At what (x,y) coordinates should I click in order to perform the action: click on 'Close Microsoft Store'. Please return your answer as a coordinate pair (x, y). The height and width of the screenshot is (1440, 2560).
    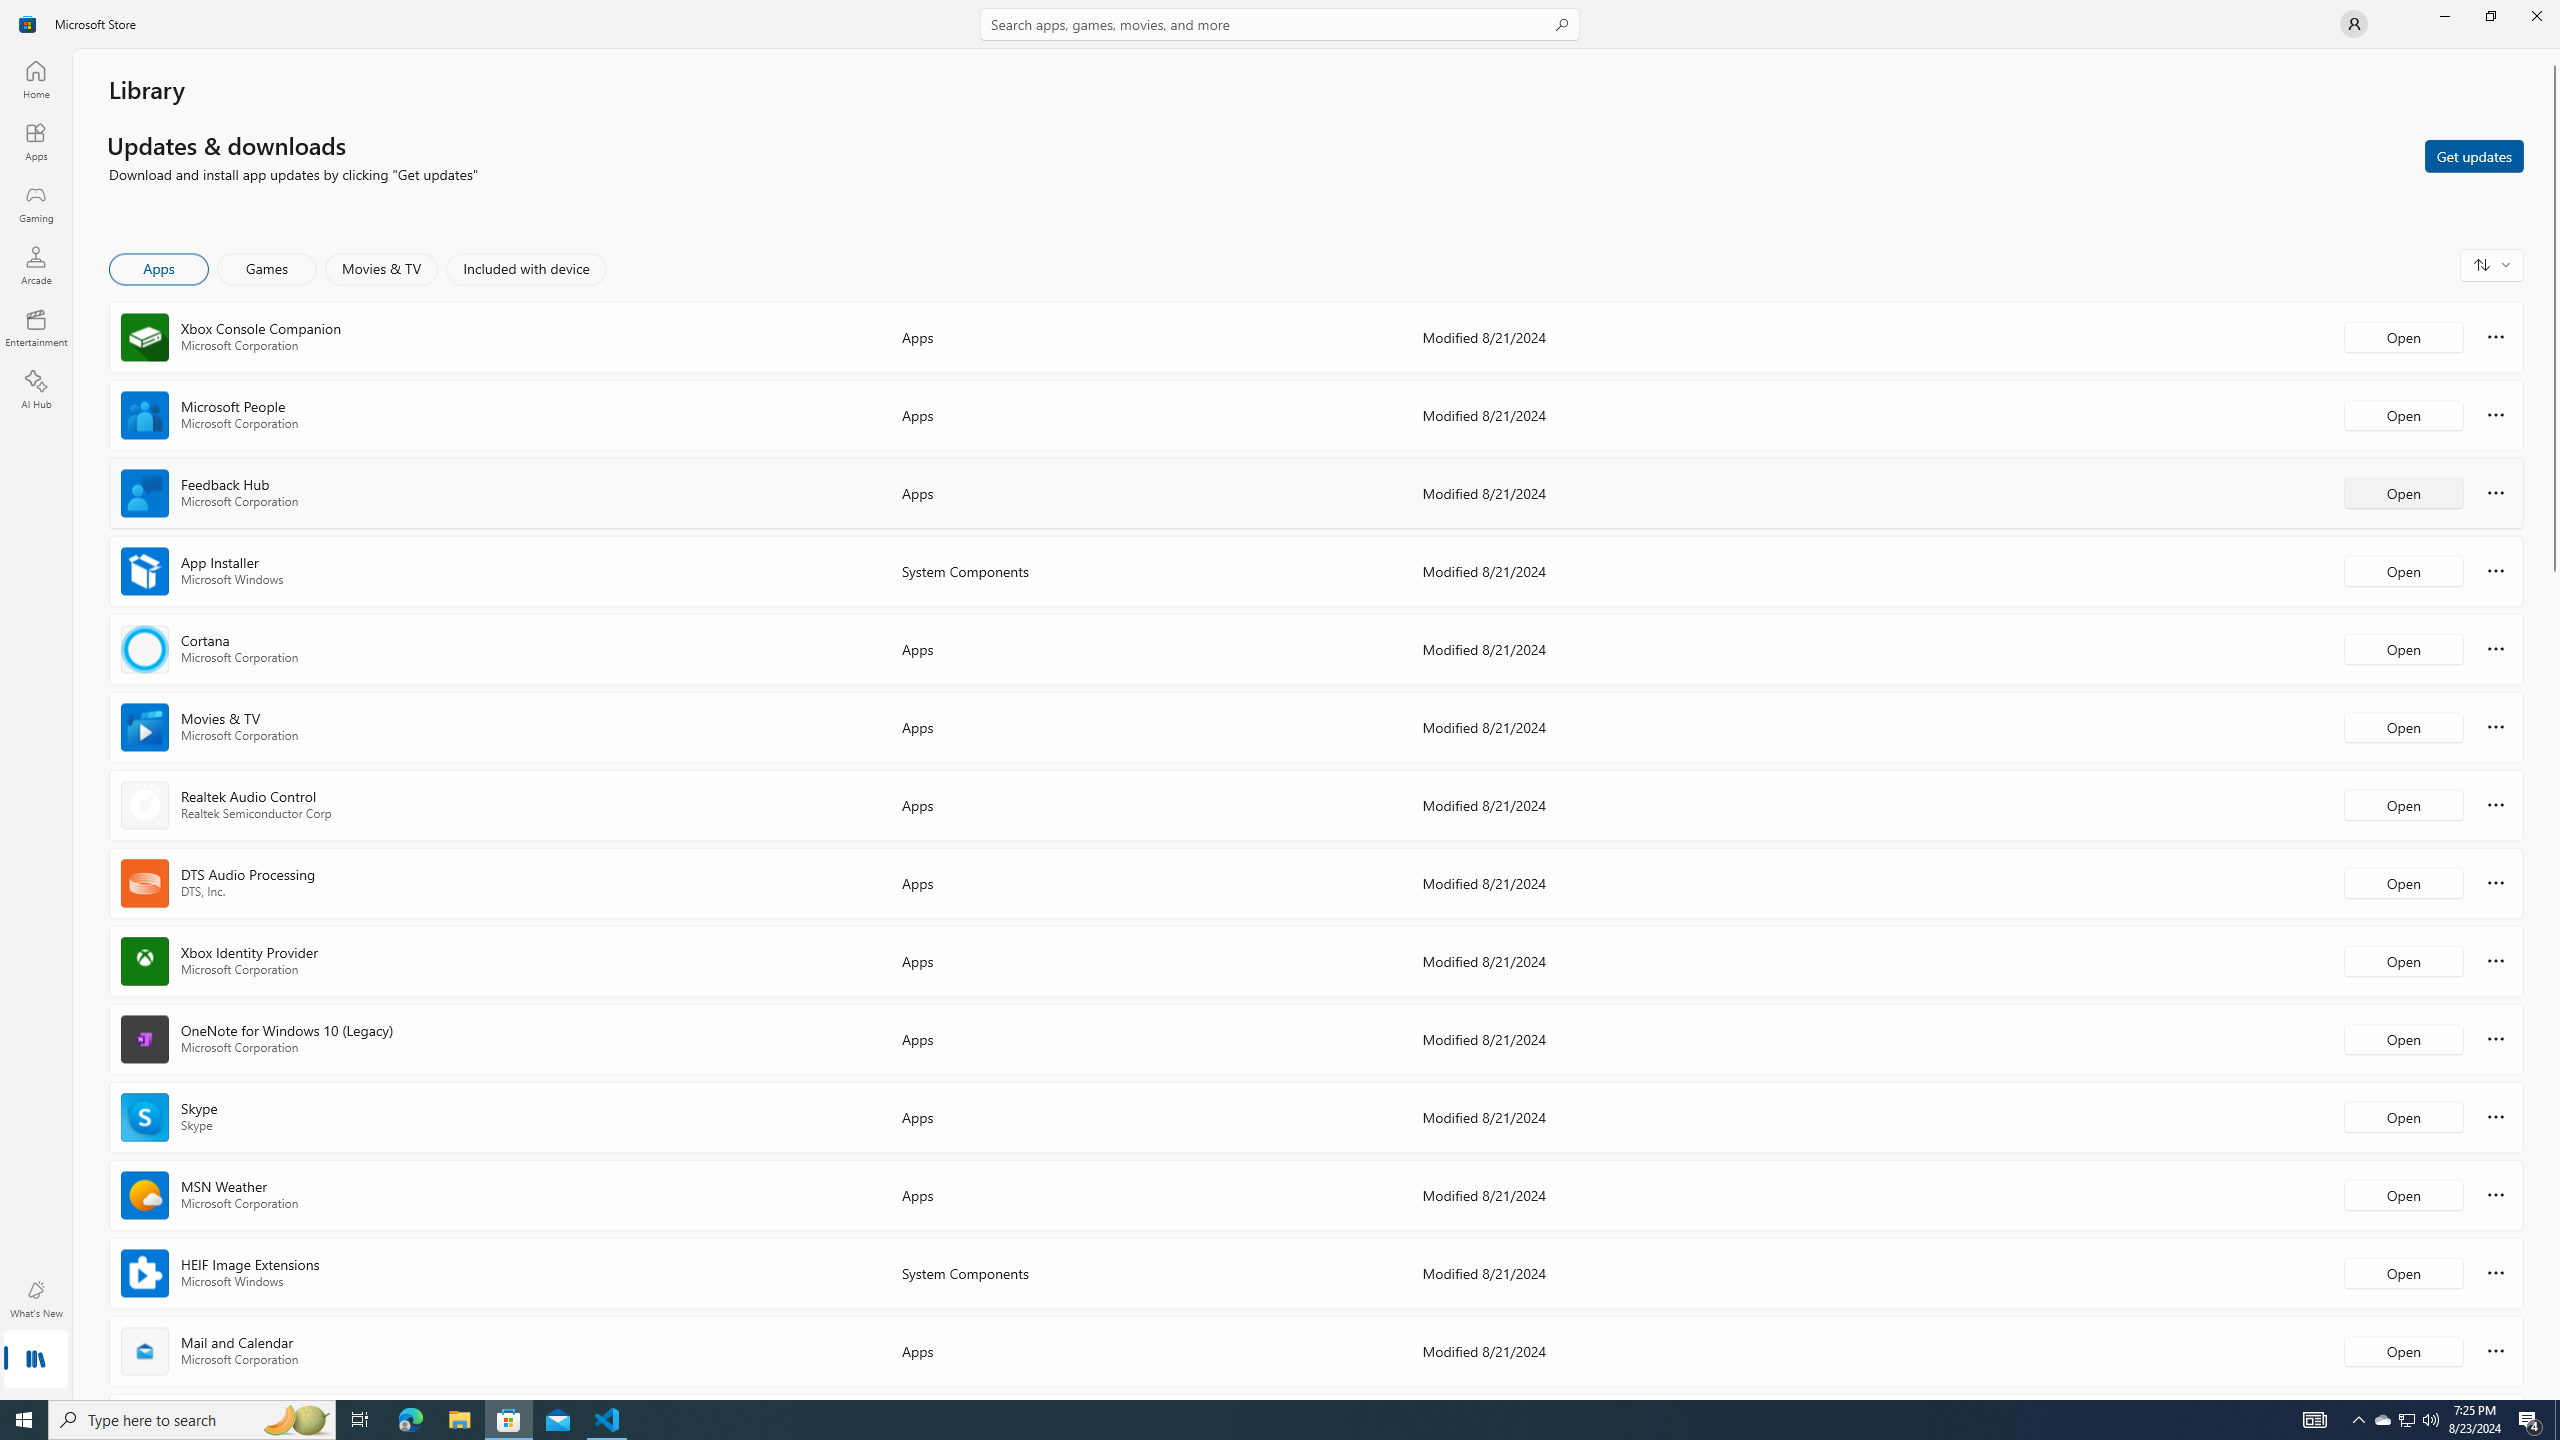
    Looking at the image, I should click on (2535, 15).